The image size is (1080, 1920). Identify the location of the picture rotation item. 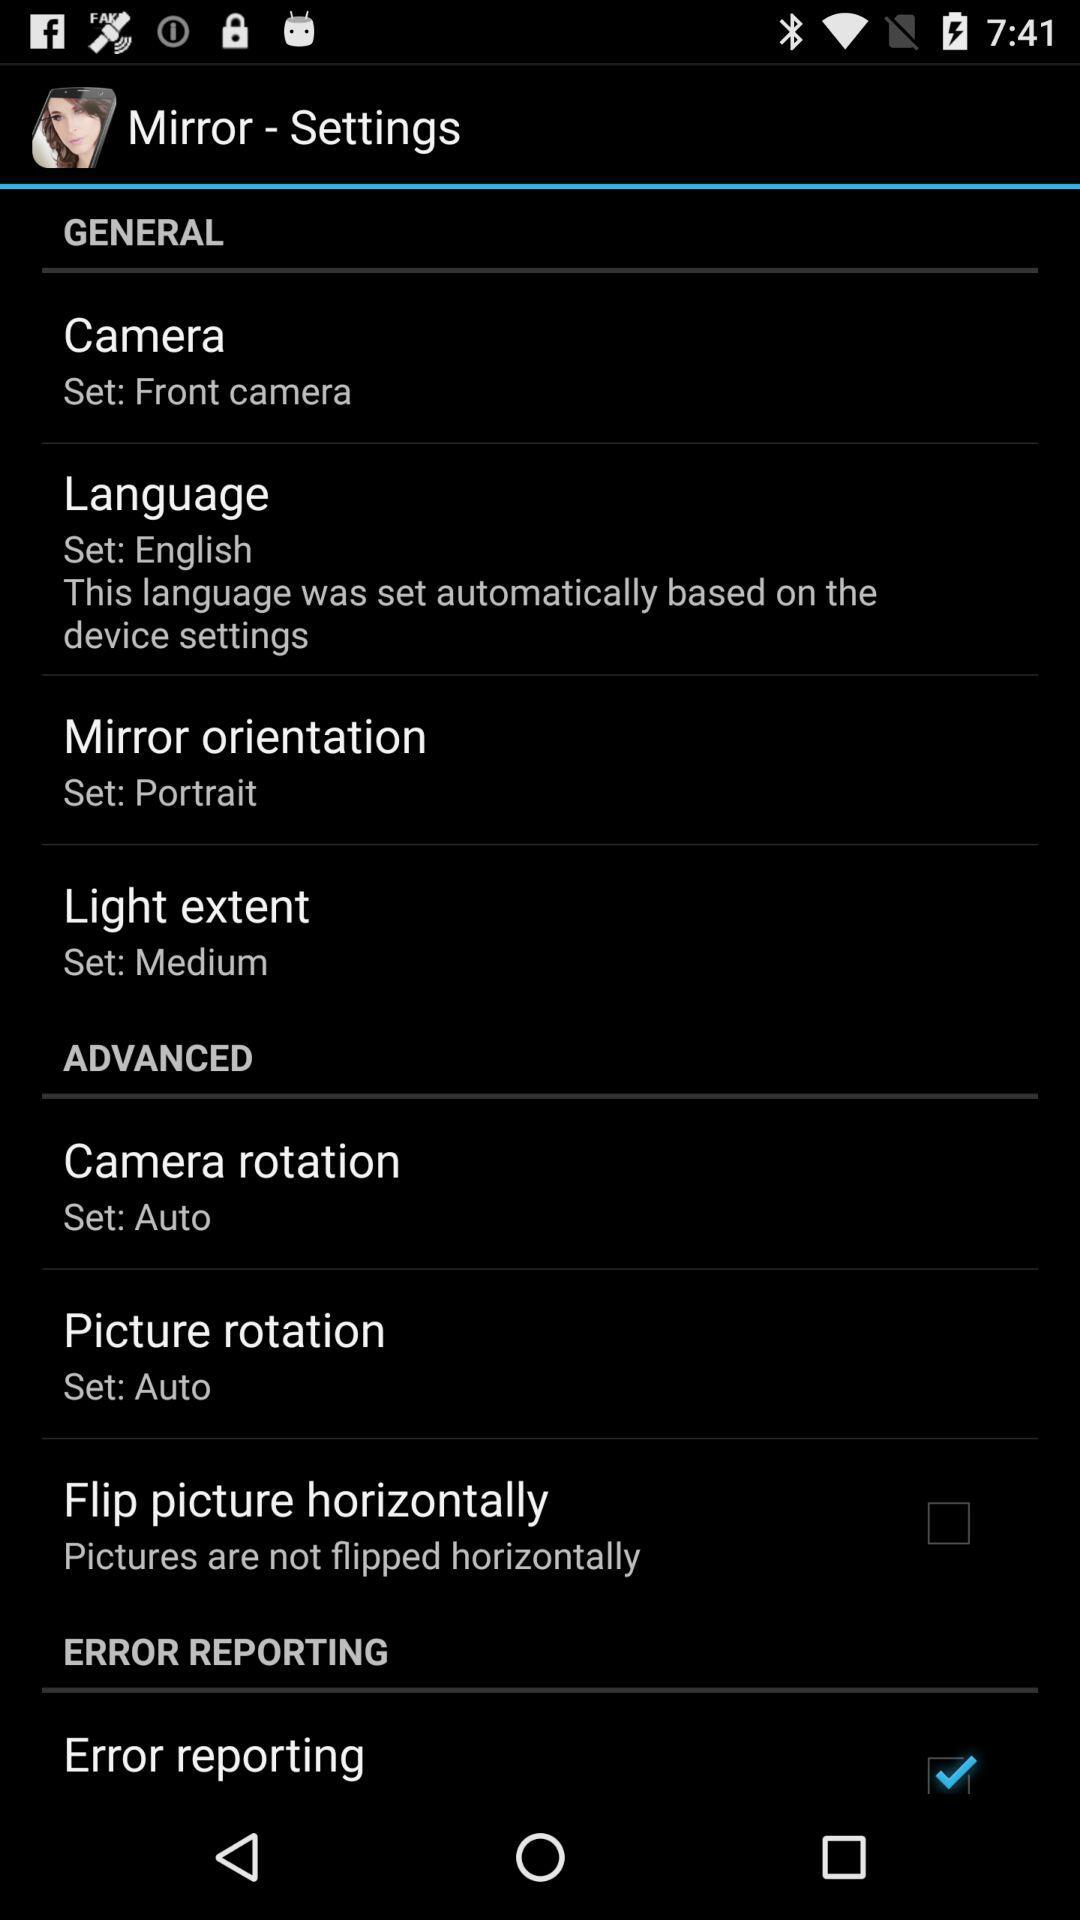
(224, 1328).